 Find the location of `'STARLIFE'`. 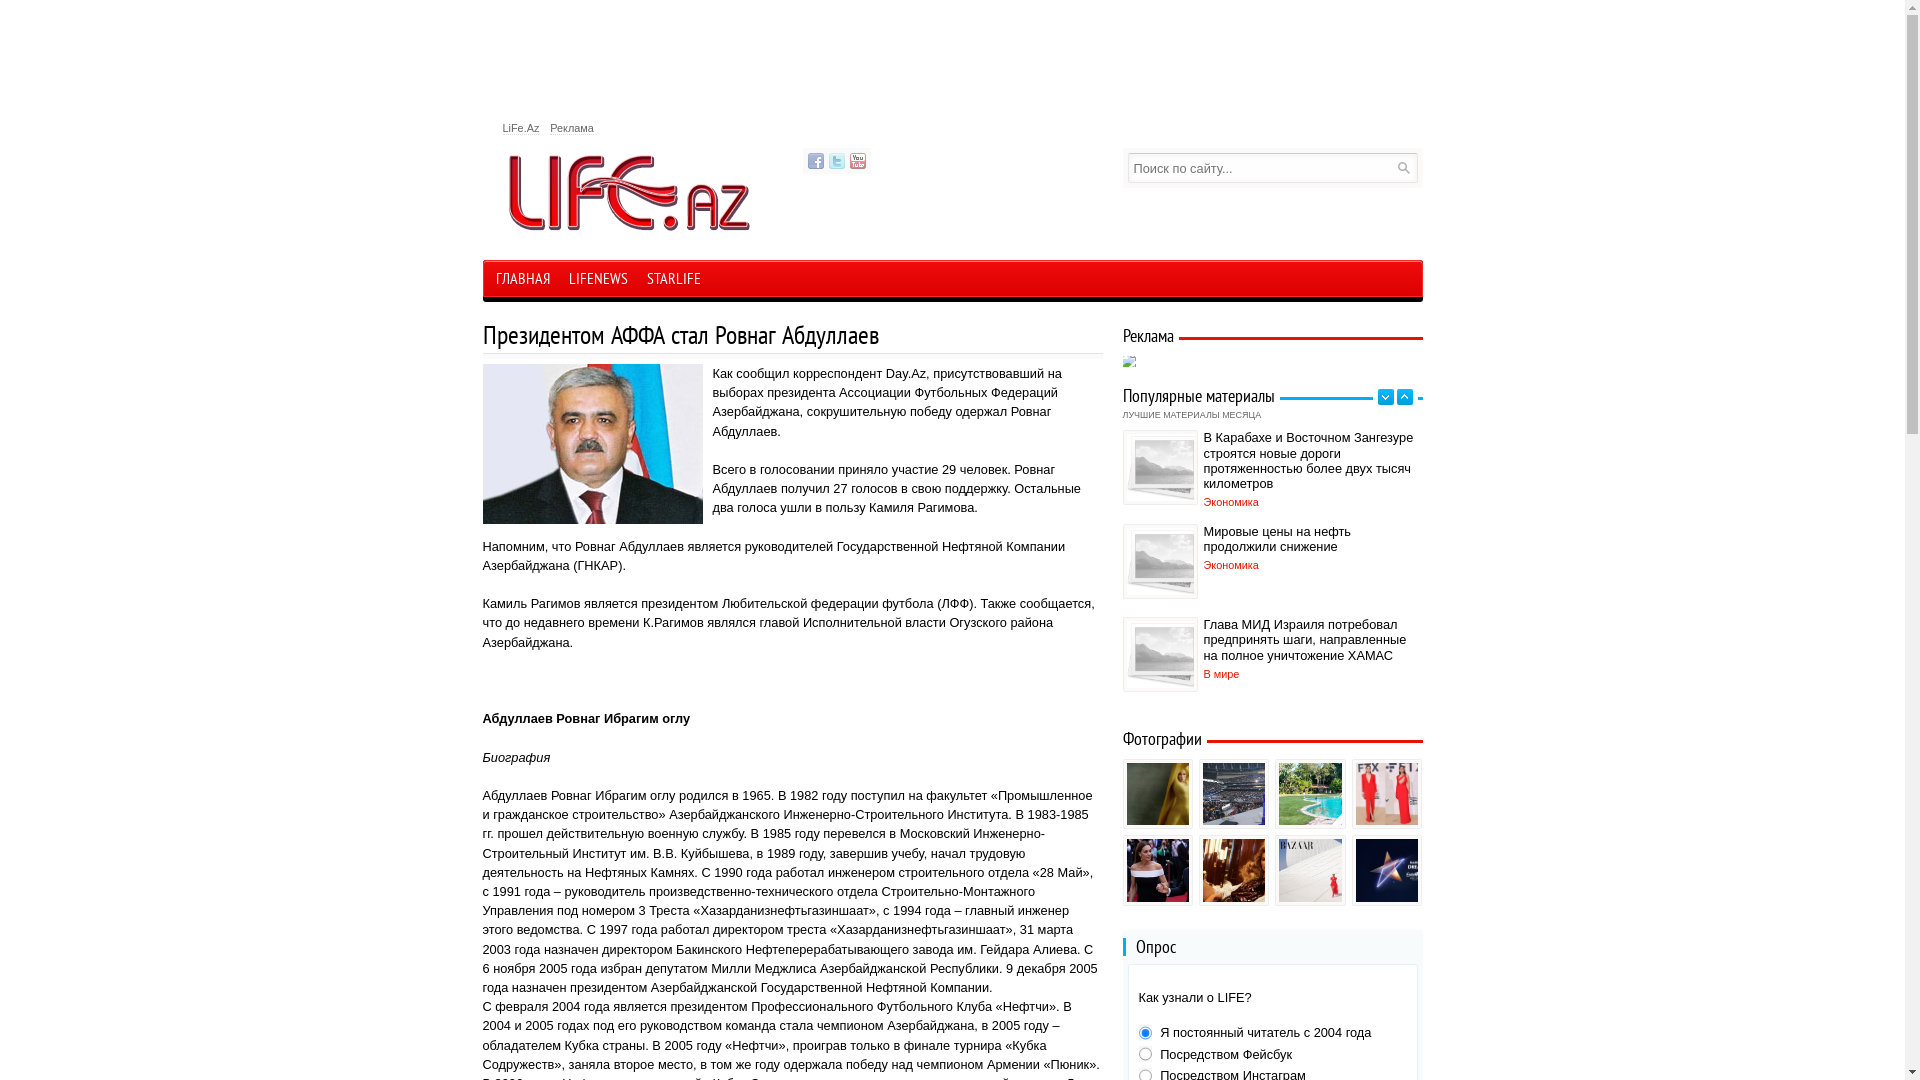

'STARLIFE' is located at coordinates (673, 281).